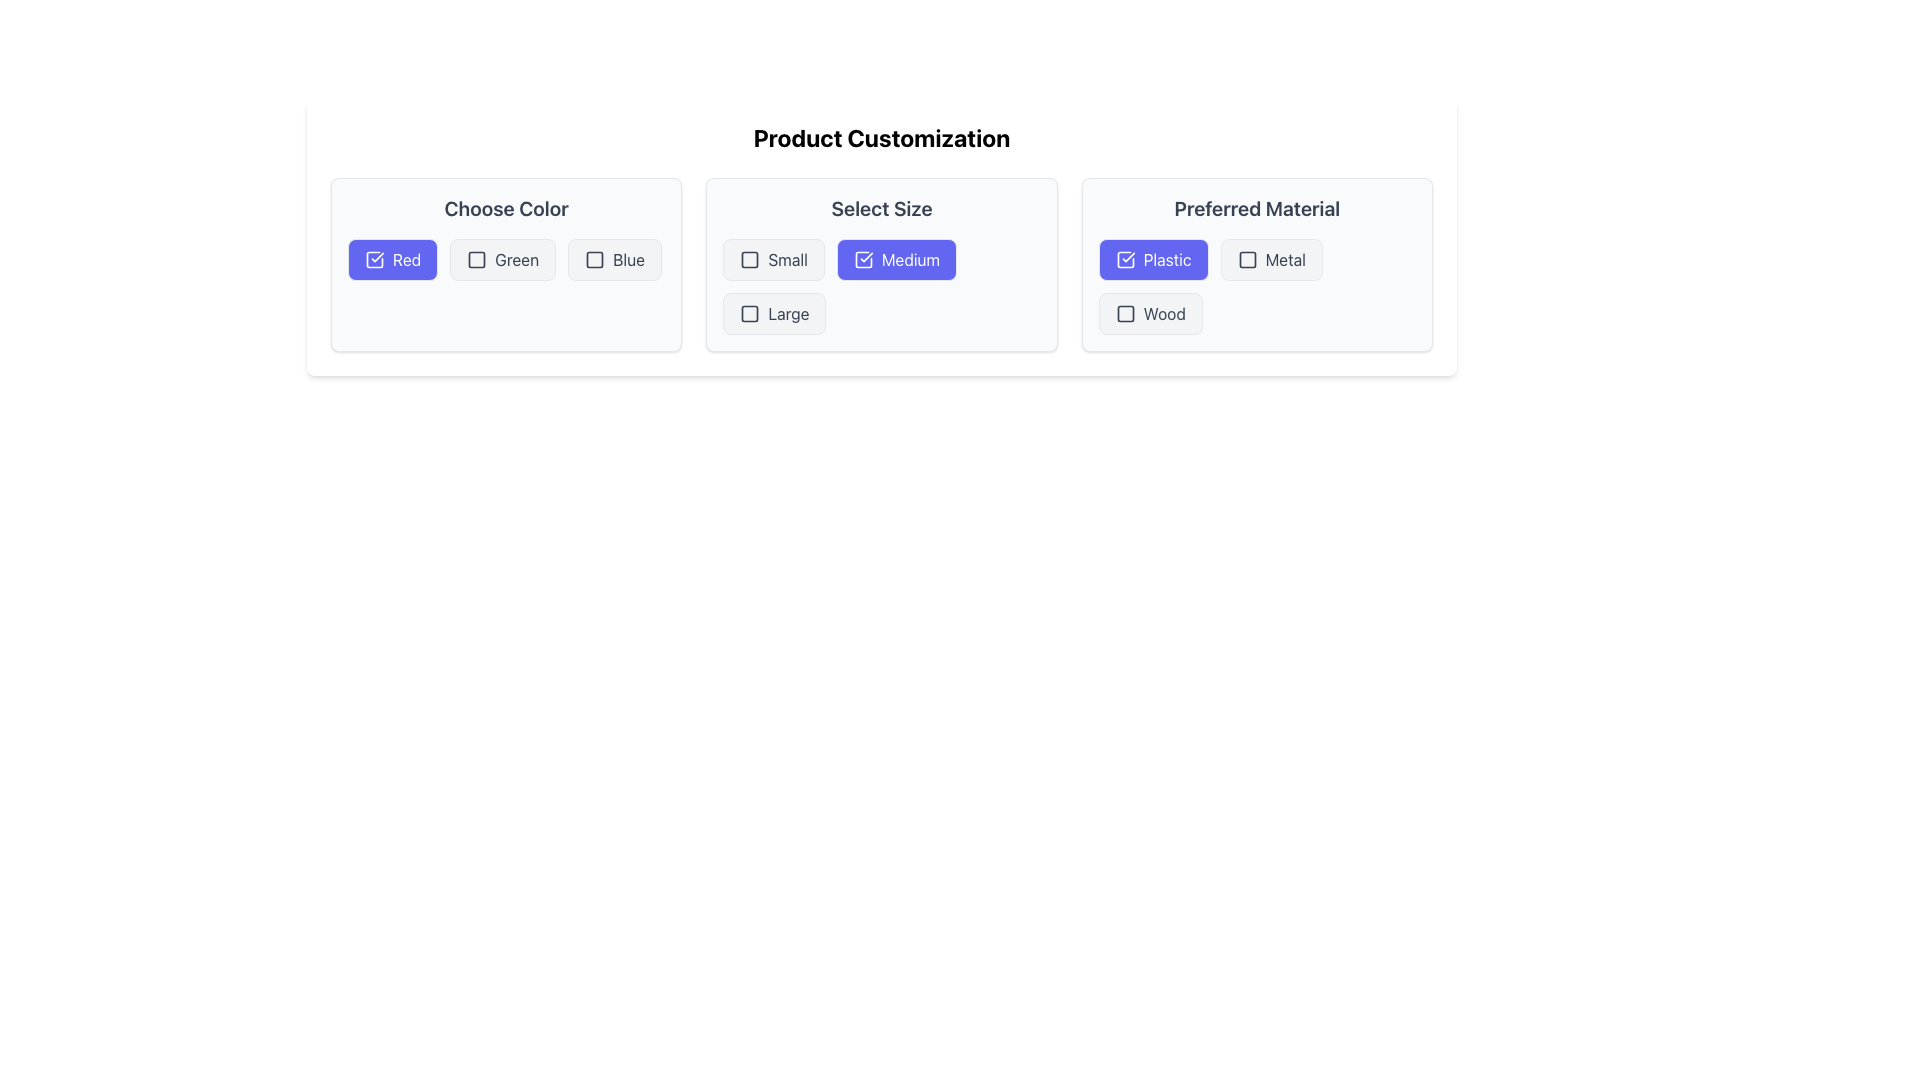 The height and width of the screenshot is (1080, 1920). What do you see at coordinates (506, 258) in the screenshot?
I see `the Interactive selection group under the title 'Choose Color'` at bounding box center [506, 258].